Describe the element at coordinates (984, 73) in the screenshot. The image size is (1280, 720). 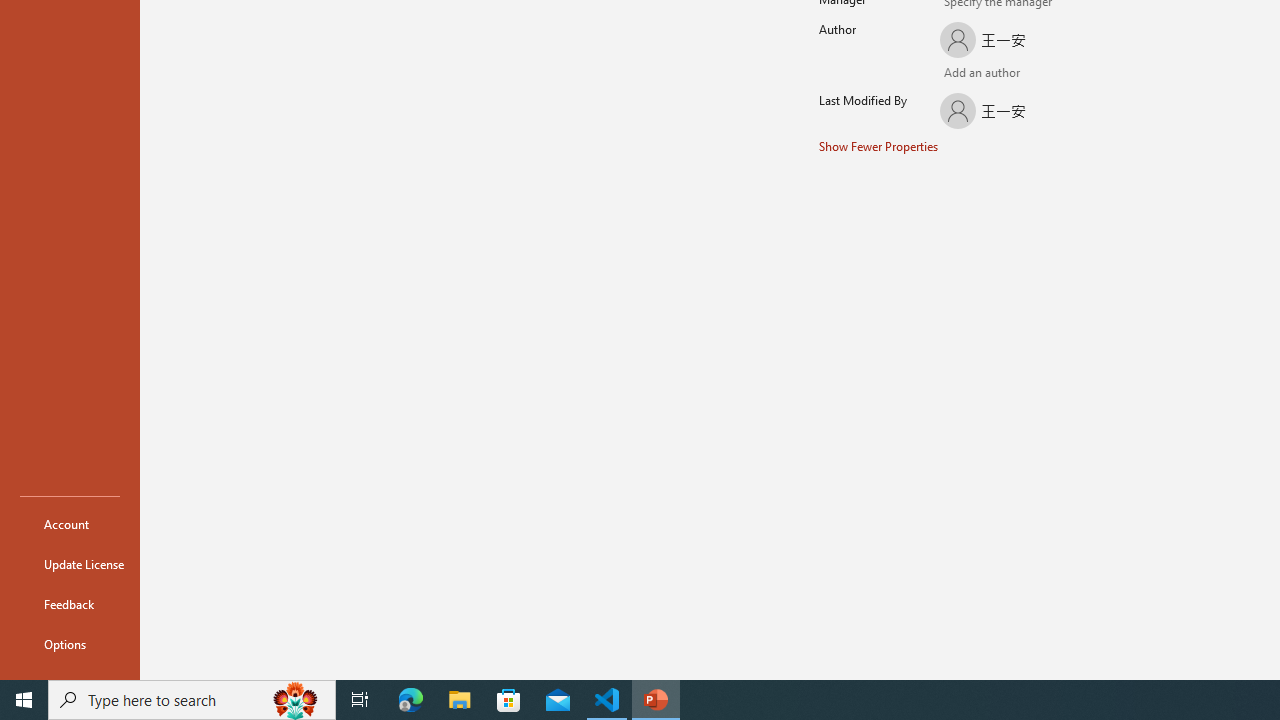
I see `'Verify Names'` at that location.